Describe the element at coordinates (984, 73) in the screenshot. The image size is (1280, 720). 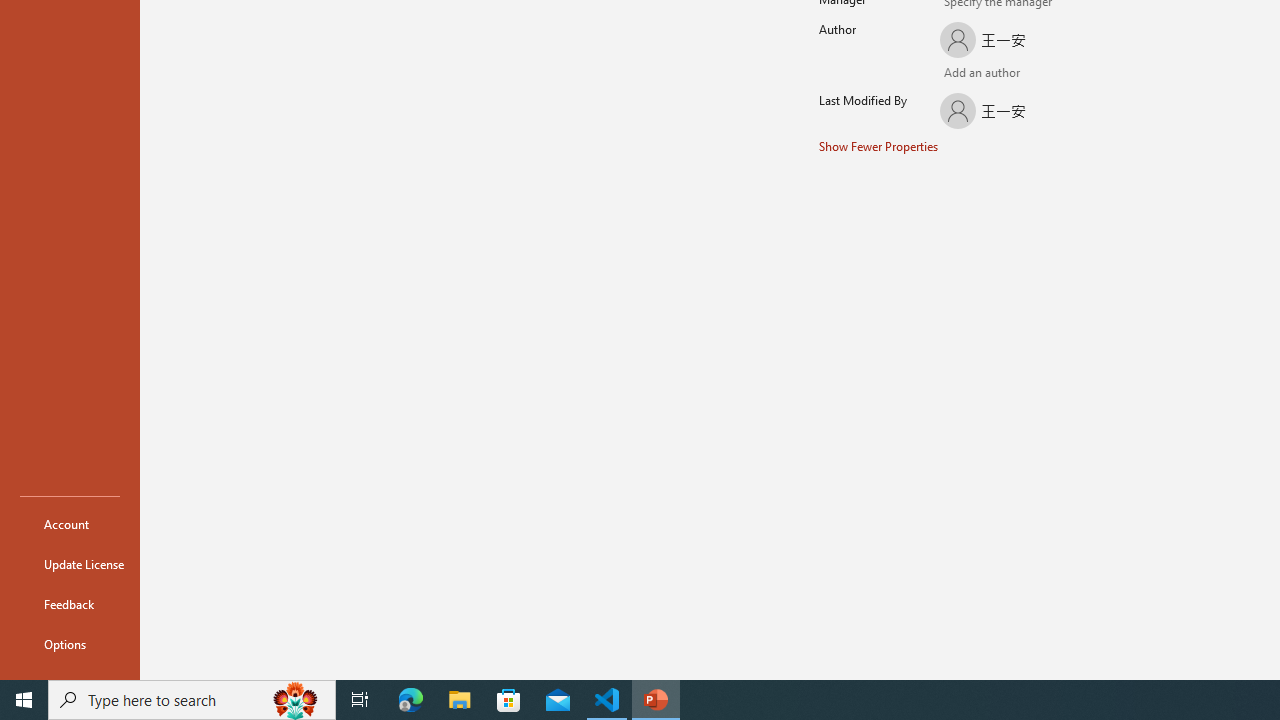
I see `'Verify Names'` at that location.